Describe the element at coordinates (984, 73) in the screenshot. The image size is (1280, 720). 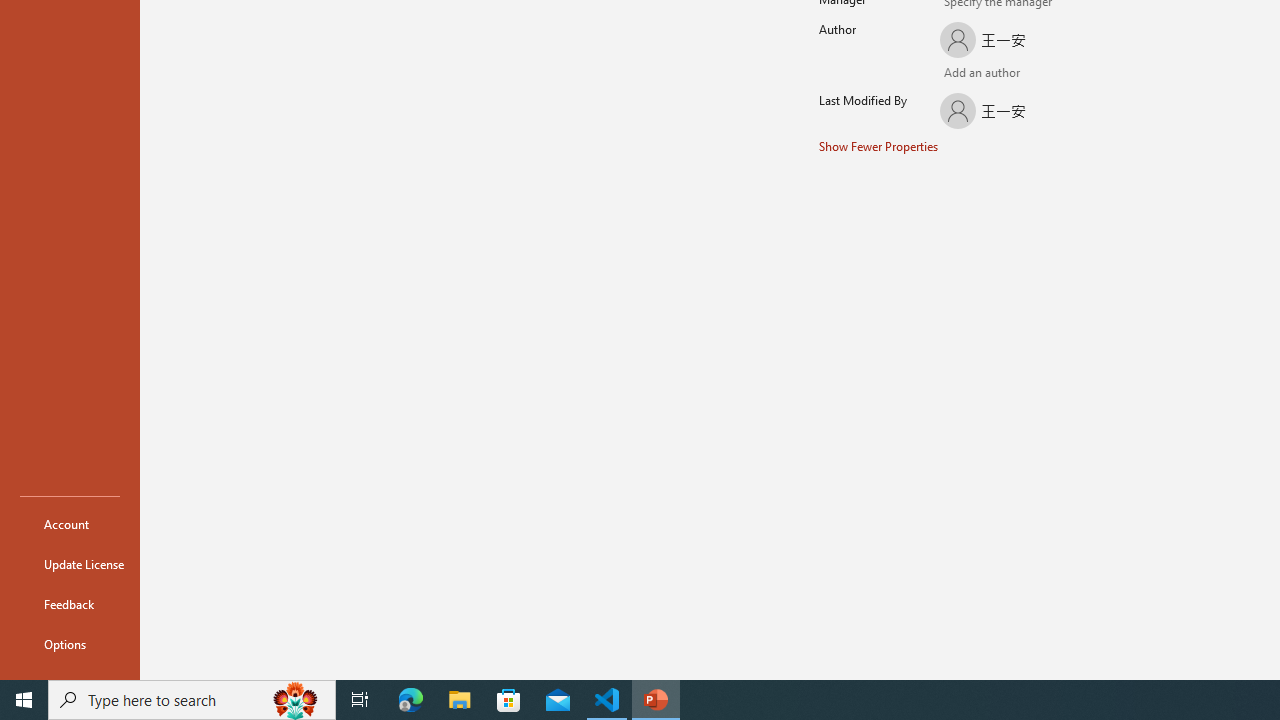
I see `'Verify Names'` at that location.